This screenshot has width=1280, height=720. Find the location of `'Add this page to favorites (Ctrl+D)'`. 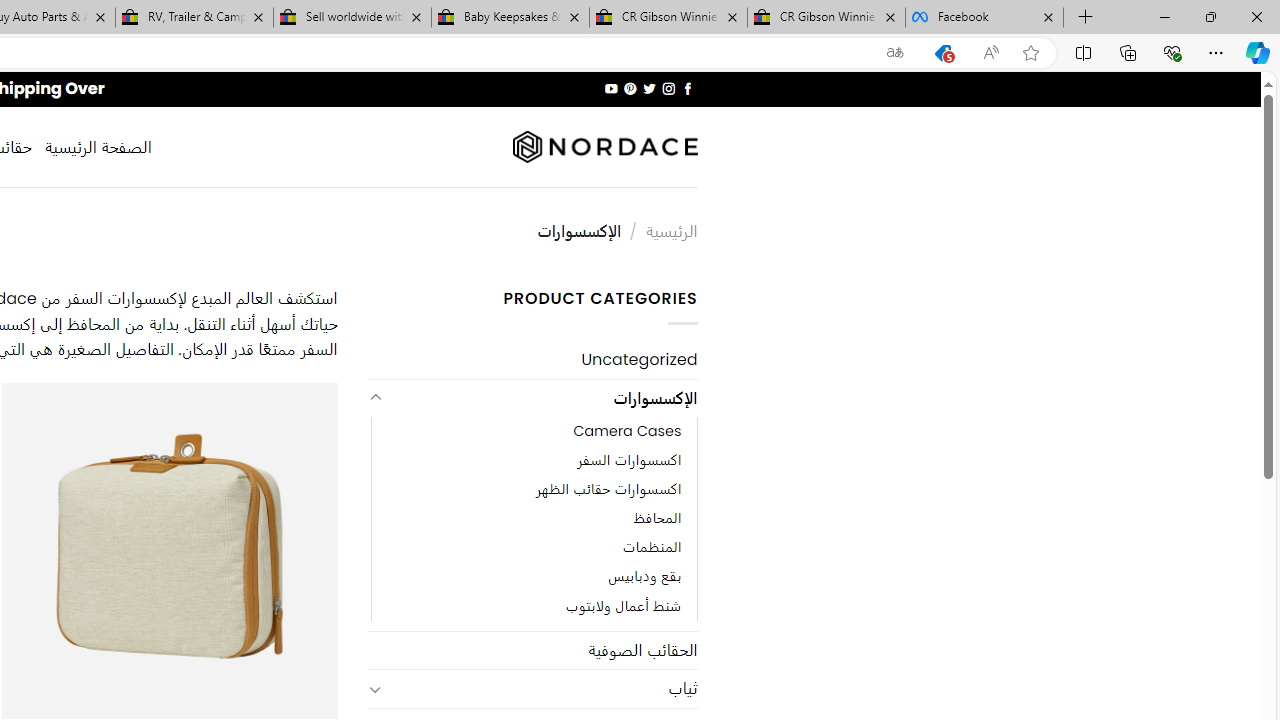

'Add this page to favorites (Ctrl+D)' is located at coordinates (1031, 52).